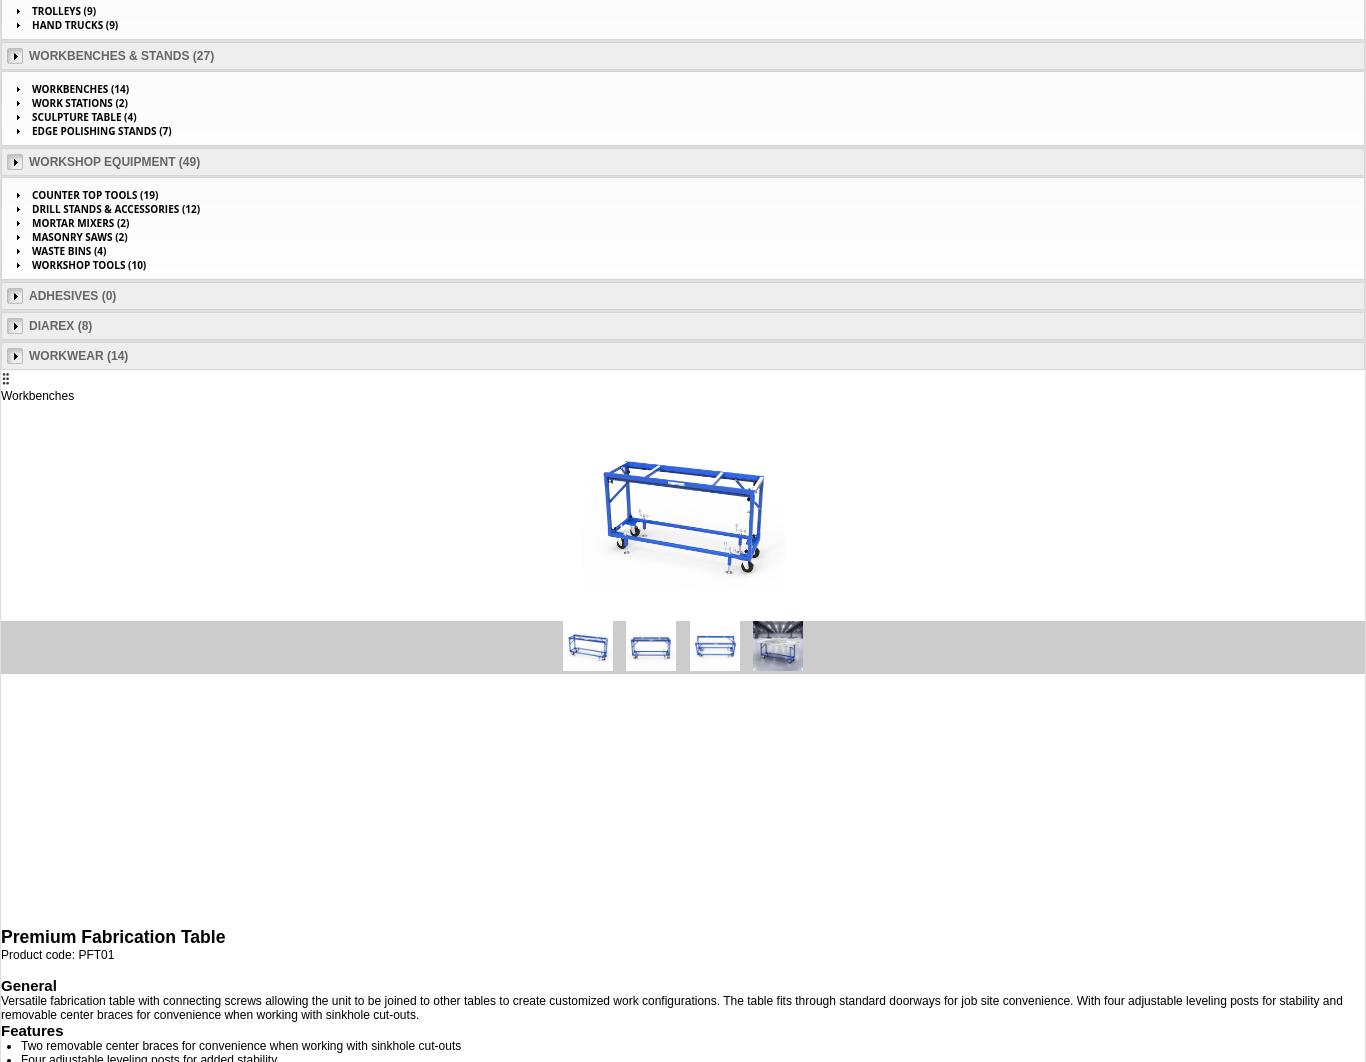  I want to click on 'Trolleys (9)', so click(64, 11).